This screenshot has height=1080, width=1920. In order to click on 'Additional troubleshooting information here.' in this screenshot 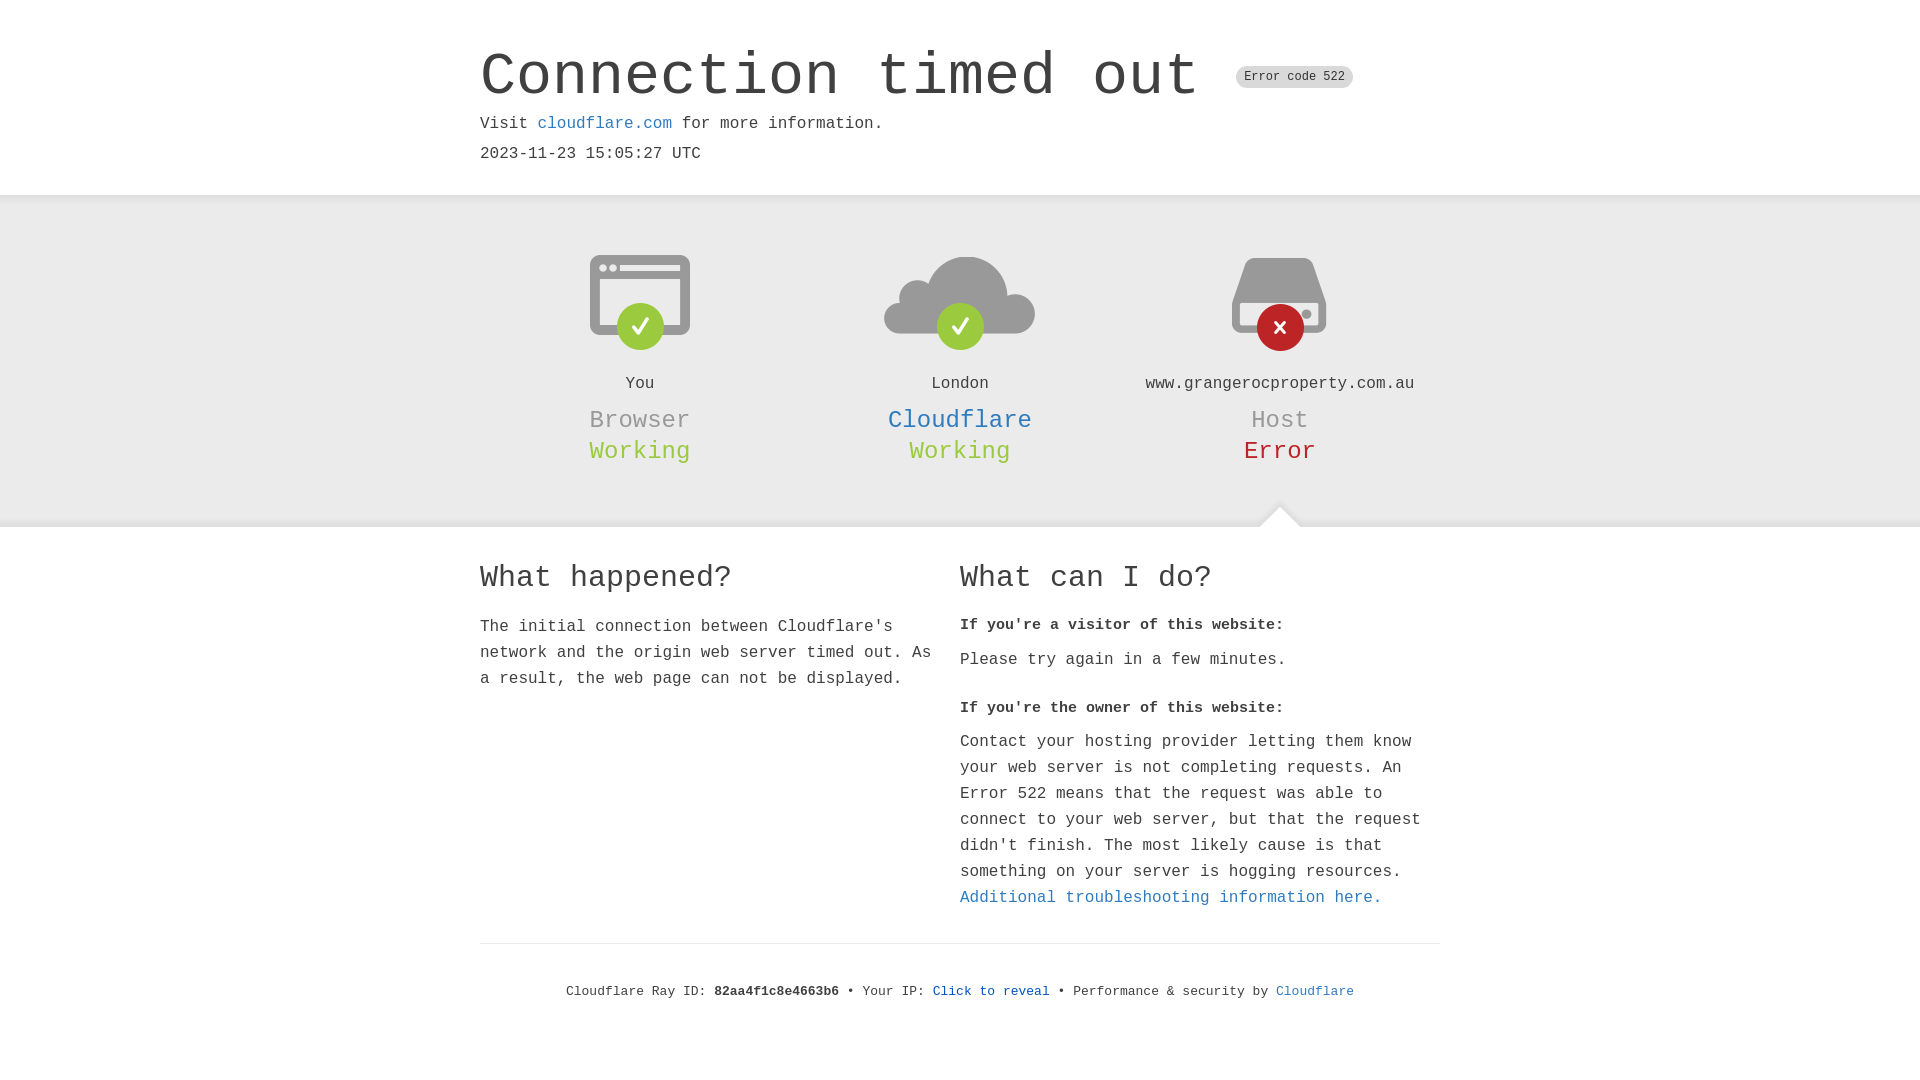, I will do `click(1171, 897)`.